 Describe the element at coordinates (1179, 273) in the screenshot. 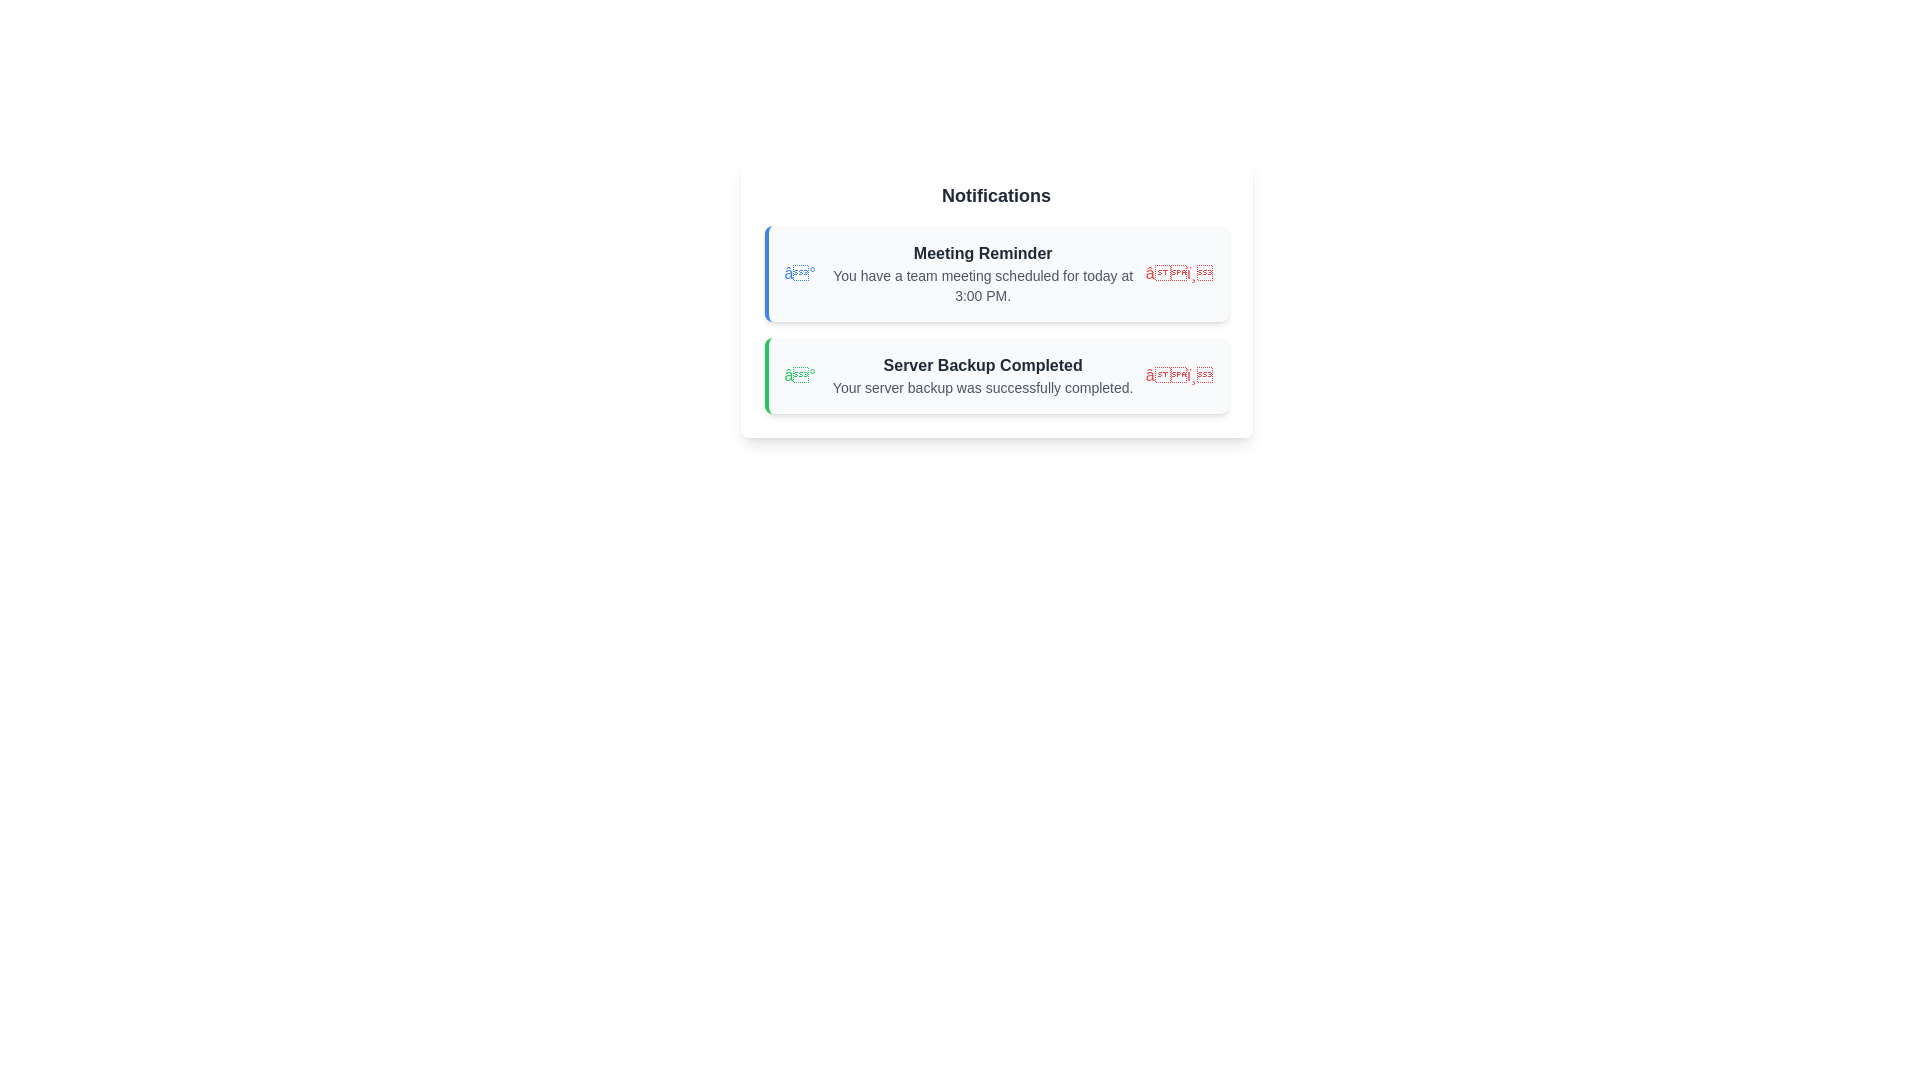

I see `the vibrant red cross (x) icon button at the far-right end of the 'Meeting Reminder' notification` at that location.